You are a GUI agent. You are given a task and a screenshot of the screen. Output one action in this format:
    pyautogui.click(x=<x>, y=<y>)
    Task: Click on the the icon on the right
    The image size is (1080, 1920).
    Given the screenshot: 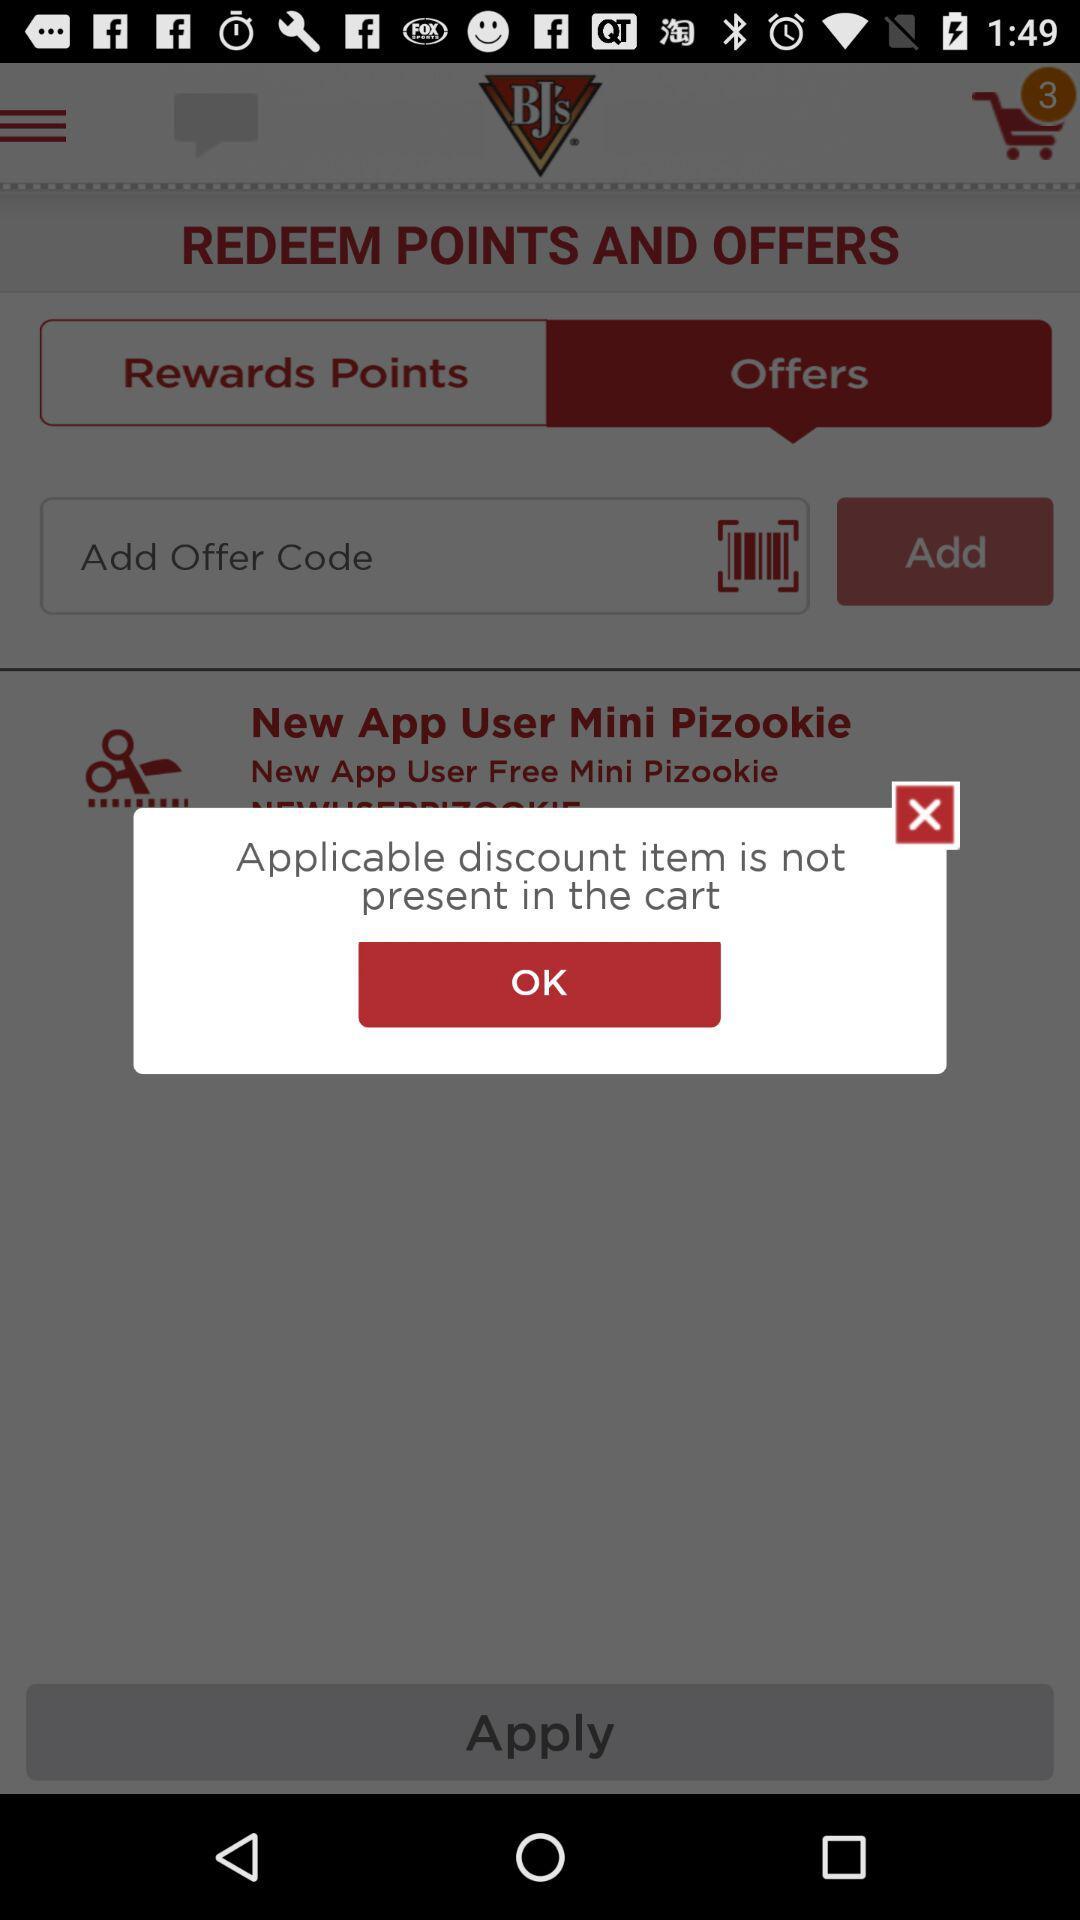 What is the action you would take?
    pyautogui.click(x=925, y=815)
    